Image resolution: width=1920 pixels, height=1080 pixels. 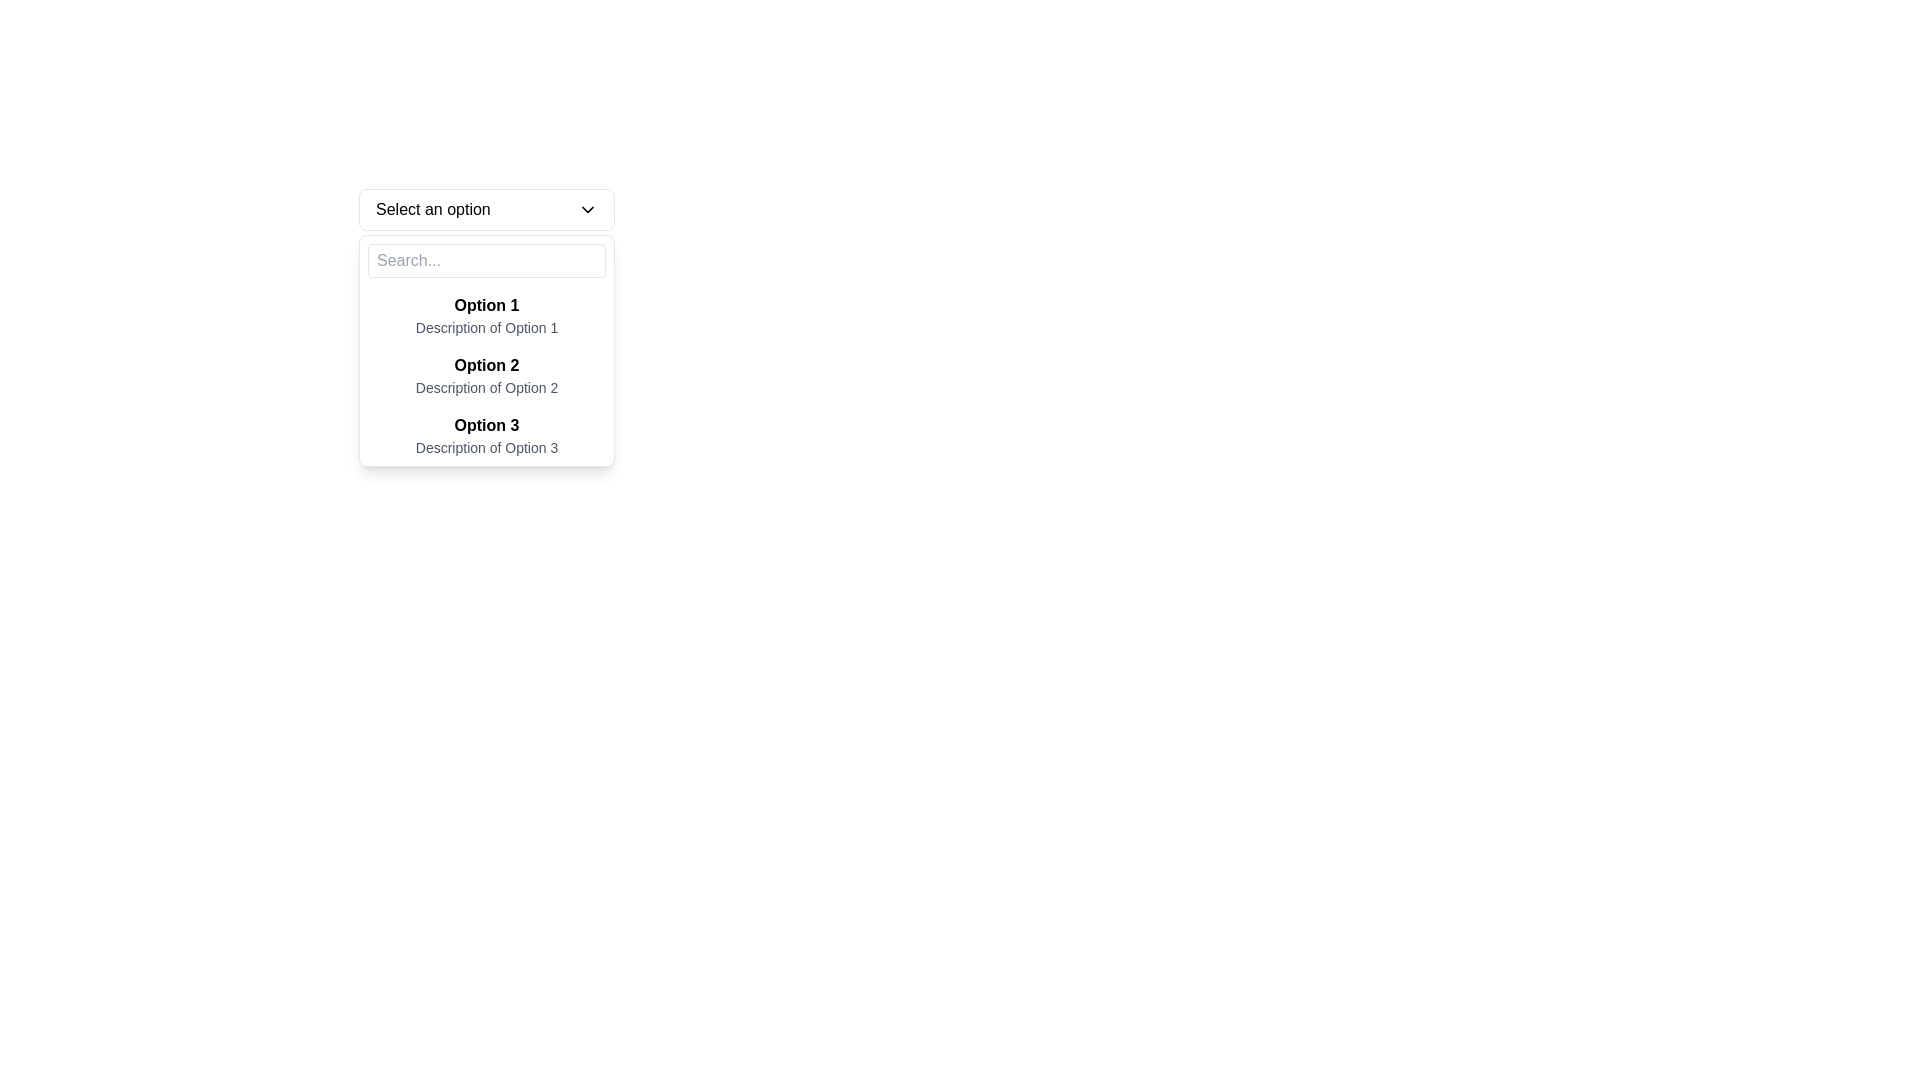 What do you see at coordinates (432, 209) in the screenshot?
I see `the text label 'Select an option' inside the dropdown to focus the dropdown` at bounding box center [432, 209].